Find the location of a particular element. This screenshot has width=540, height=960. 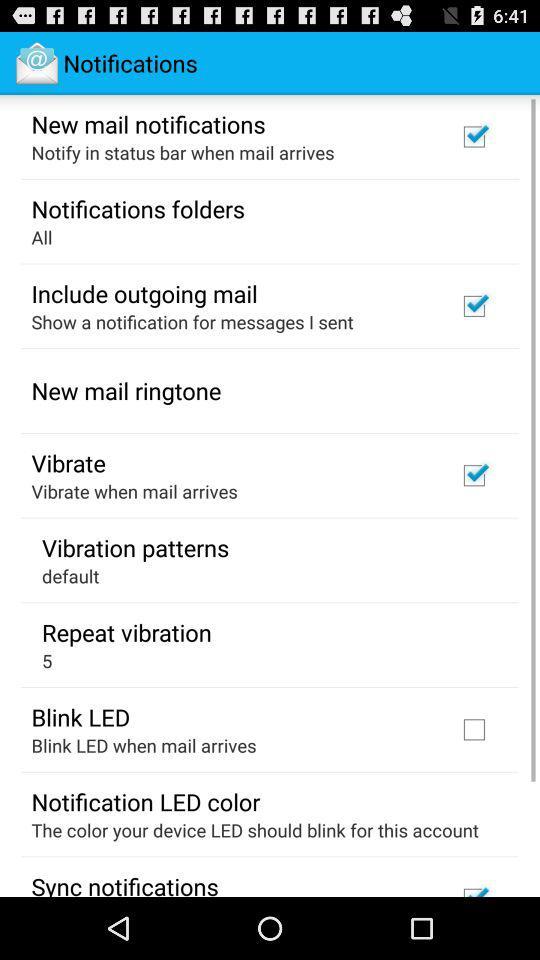

all icon is located at coordinates (42, 237).